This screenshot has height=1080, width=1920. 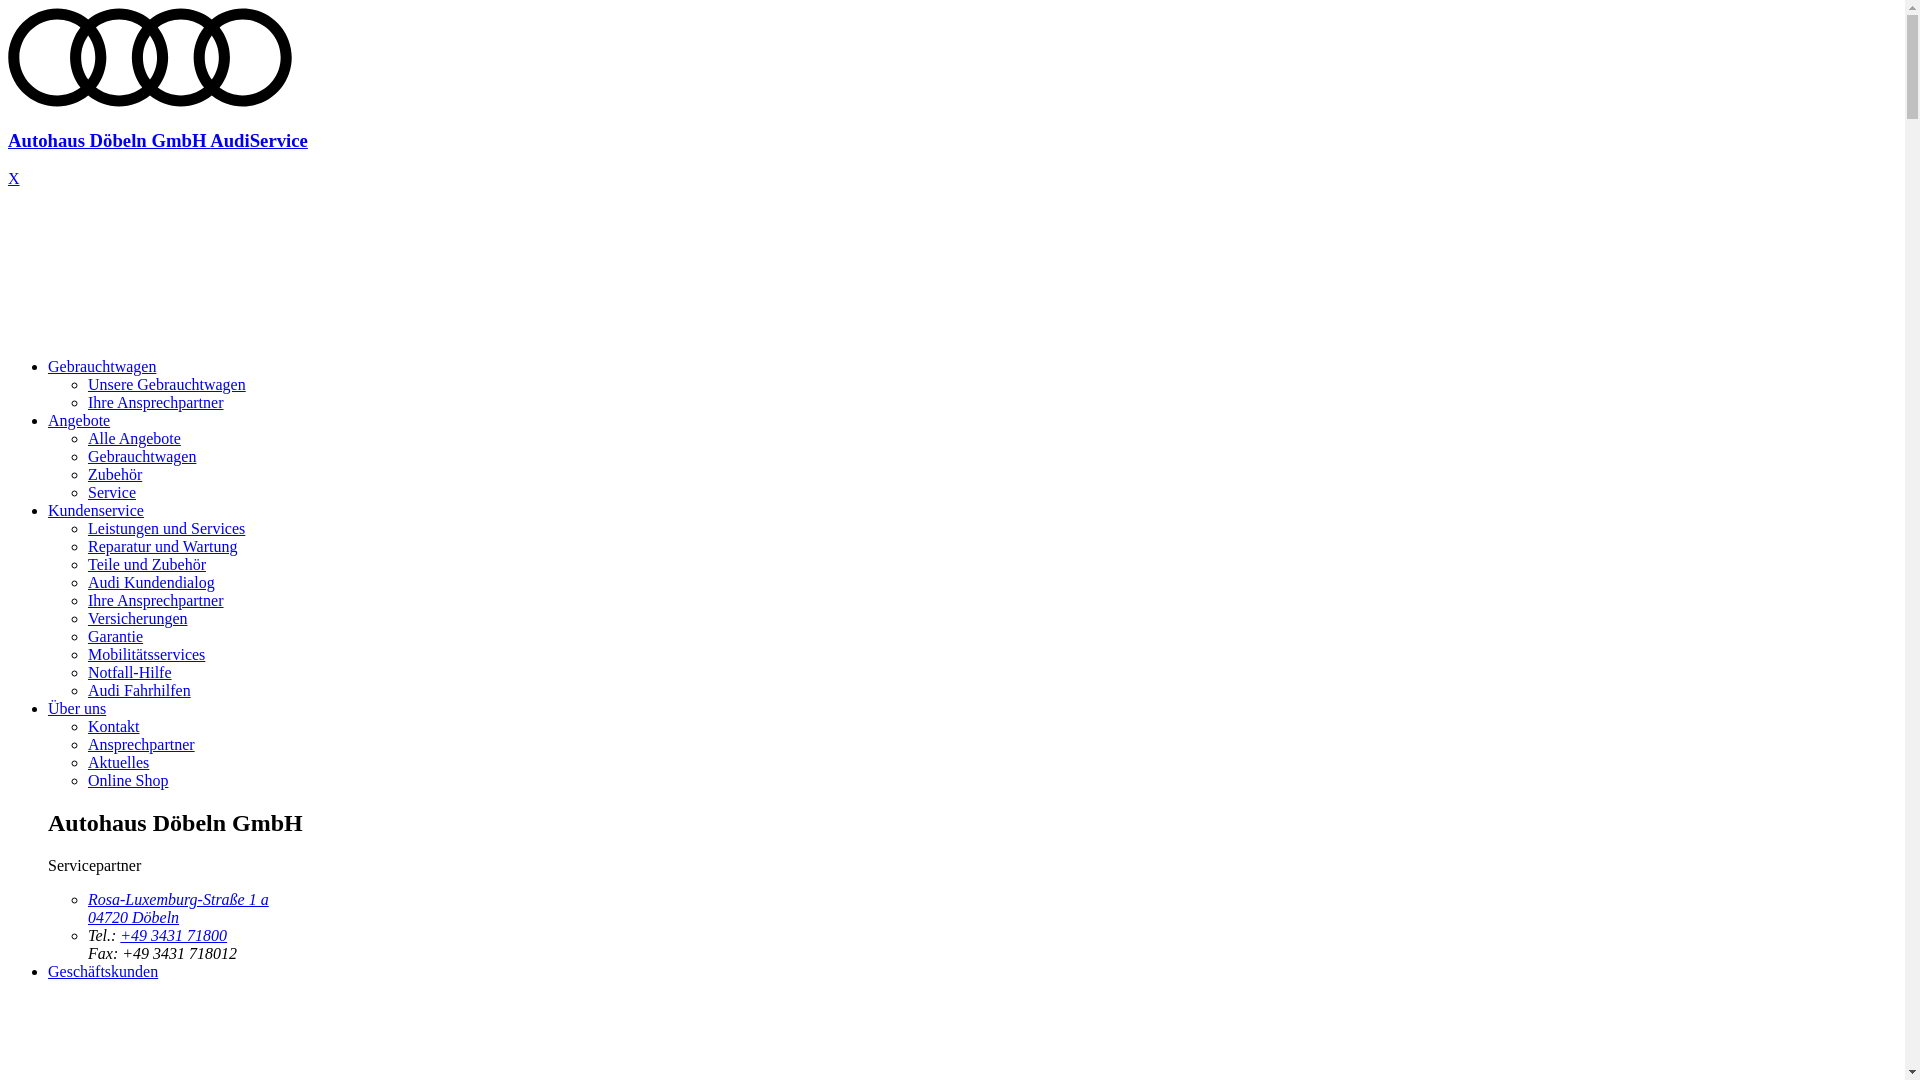 What do you see at coordinates (86, 744) in the screenshot?
I see `'Ansprechpartner'` at bounding box center [86, 744].